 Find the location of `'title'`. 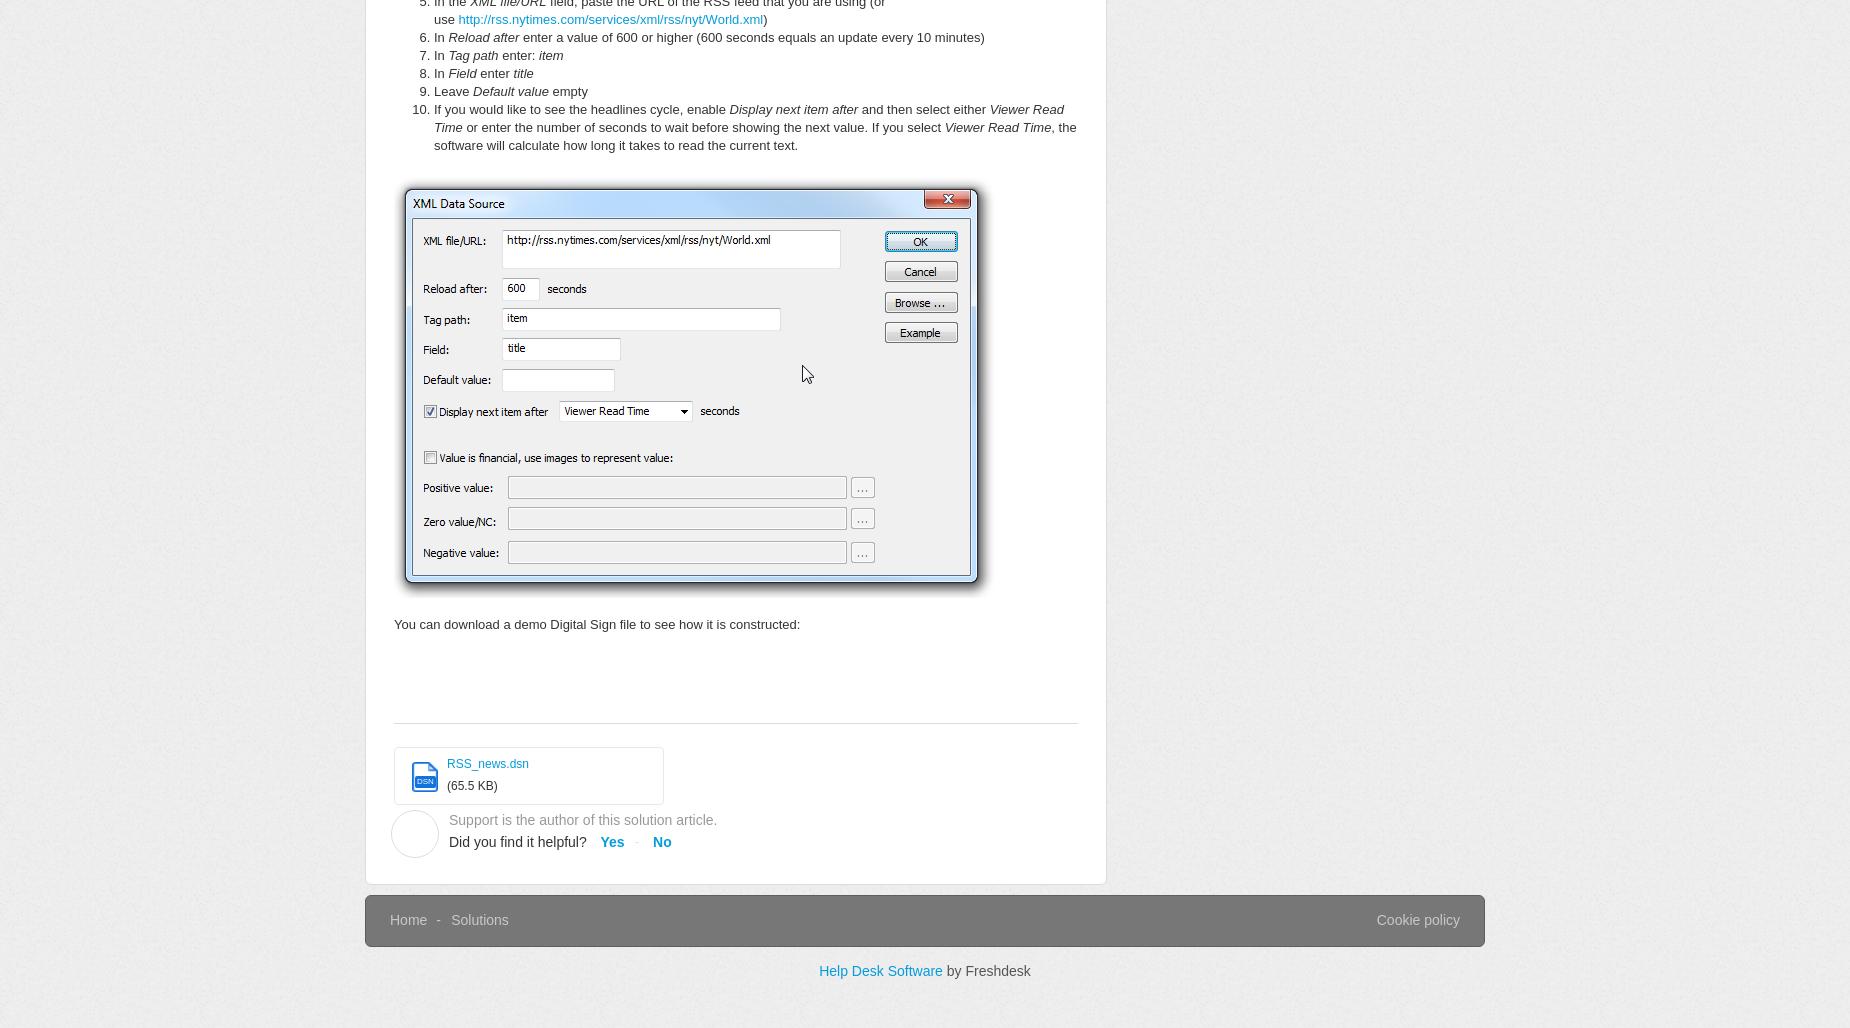

'title' is located at coordinates (522, 72).